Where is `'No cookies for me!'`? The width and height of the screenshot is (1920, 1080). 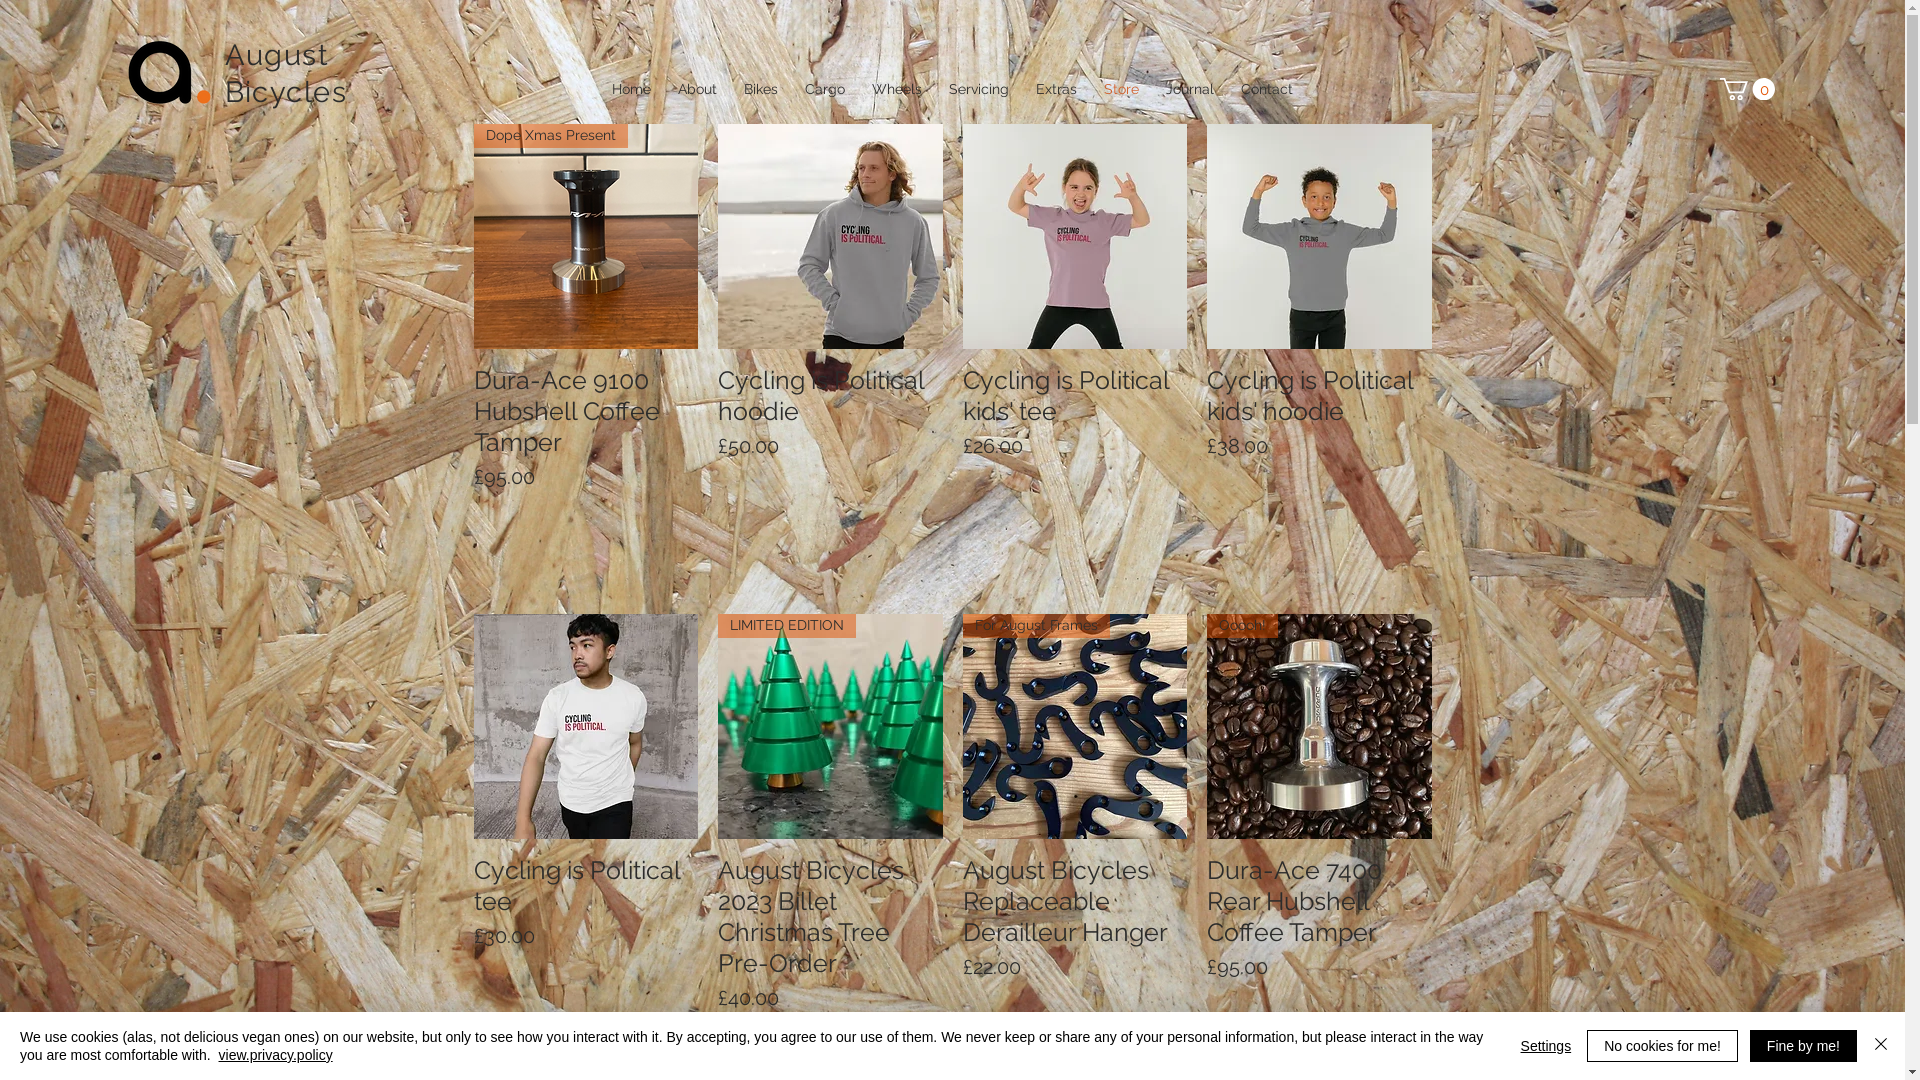
'No cookies for me!' is located at coordinates (1662, 1044).